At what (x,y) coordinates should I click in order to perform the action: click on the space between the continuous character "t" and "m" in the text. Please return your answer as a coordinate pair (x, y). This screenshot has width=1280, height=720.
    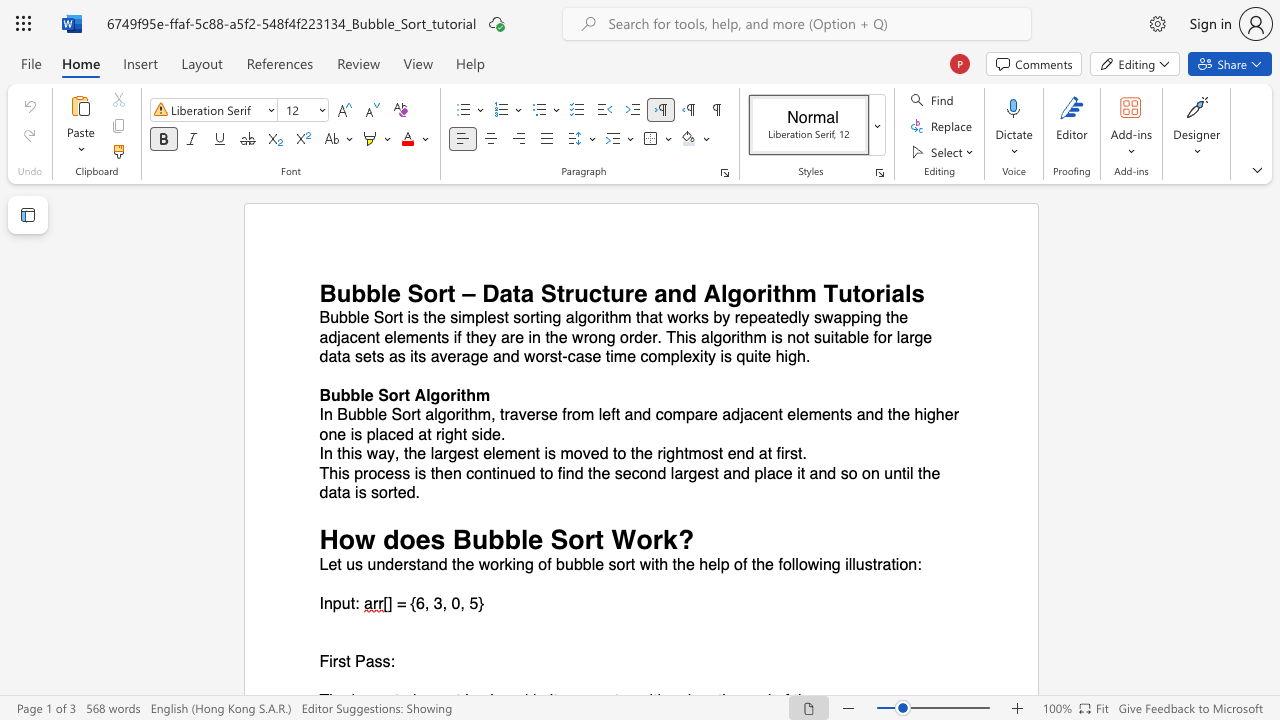
    Looking at the image, I should click on (690, 454).